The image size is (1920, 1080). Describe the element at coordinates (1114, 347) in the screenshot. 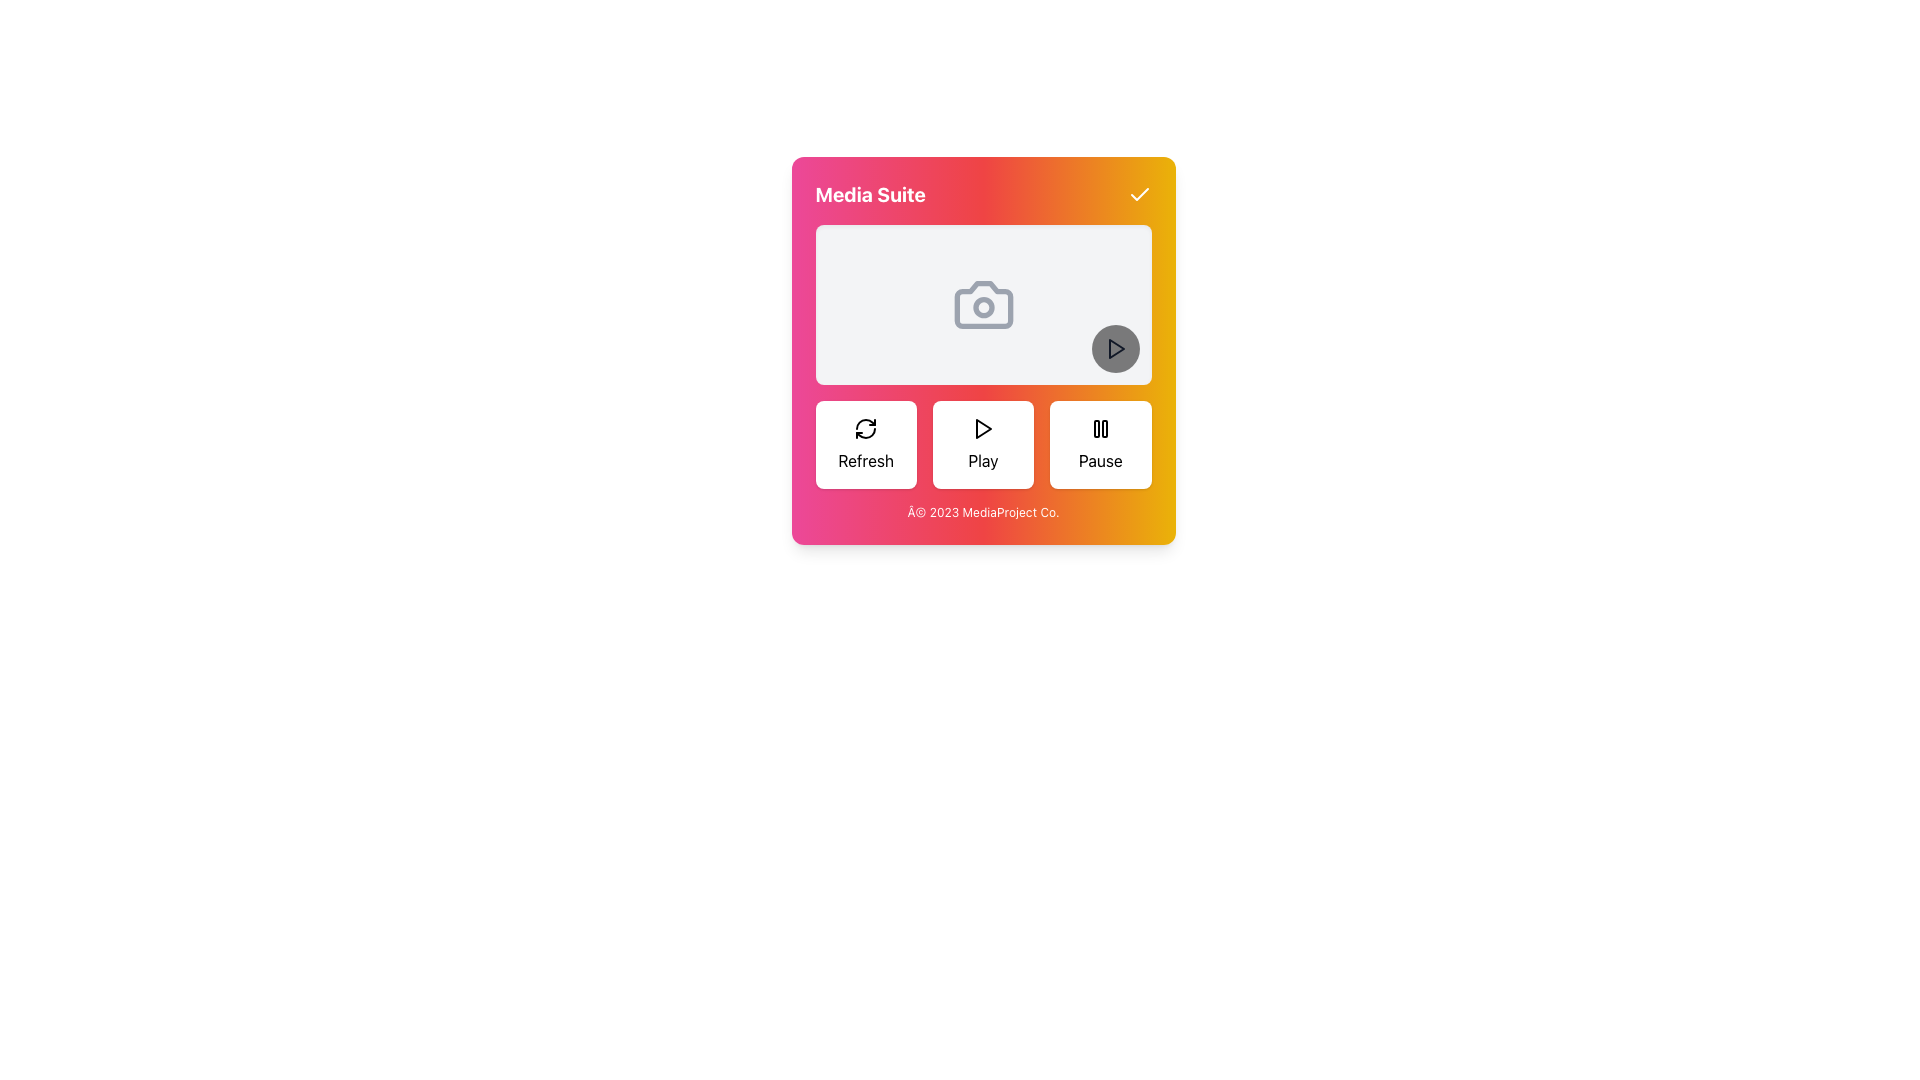

I see `the circular play button with a low-opacity black background located at the bottom-right corner of the card` at that location.